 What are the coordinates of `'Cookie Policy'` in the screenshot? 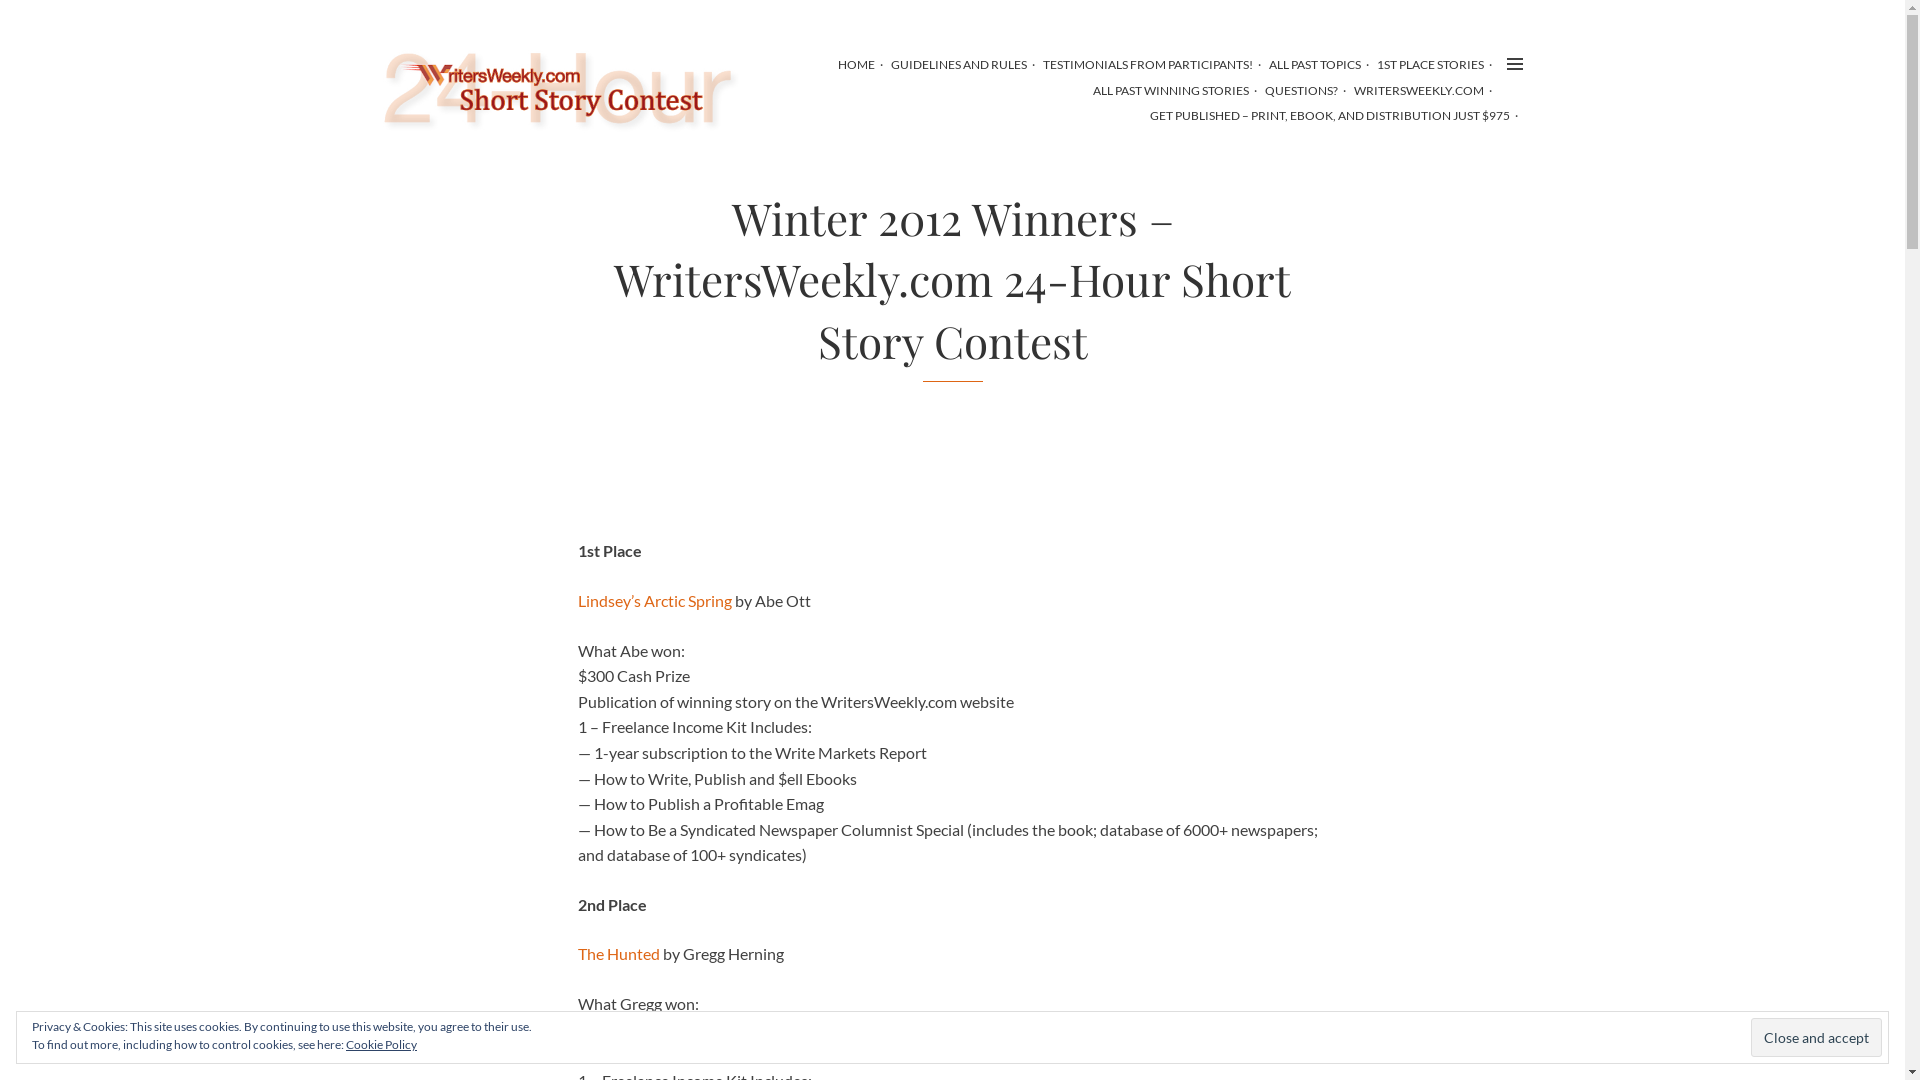 It's located at (381, 1043).